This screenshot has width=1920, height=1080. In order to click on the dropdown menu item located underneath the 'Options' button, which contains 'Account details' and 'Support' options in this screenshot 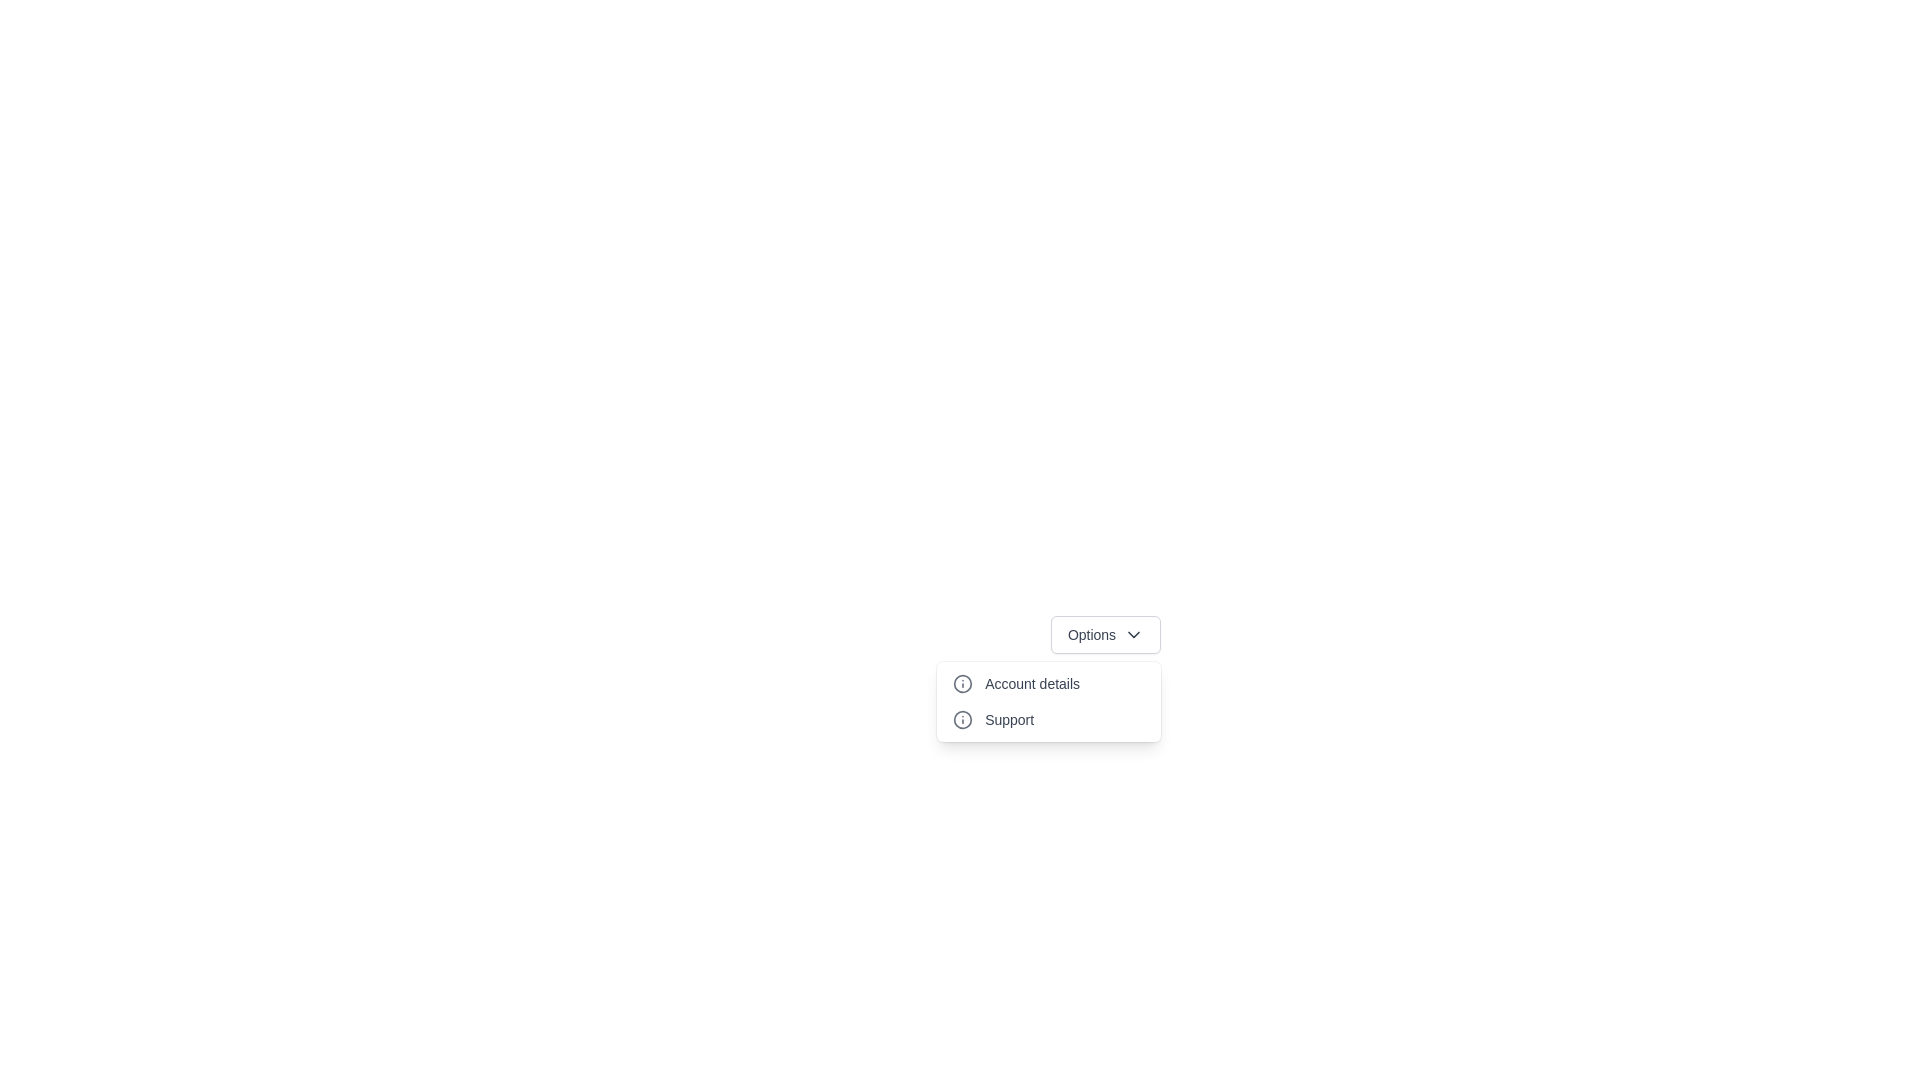, I will do `click(1048, 701)`.